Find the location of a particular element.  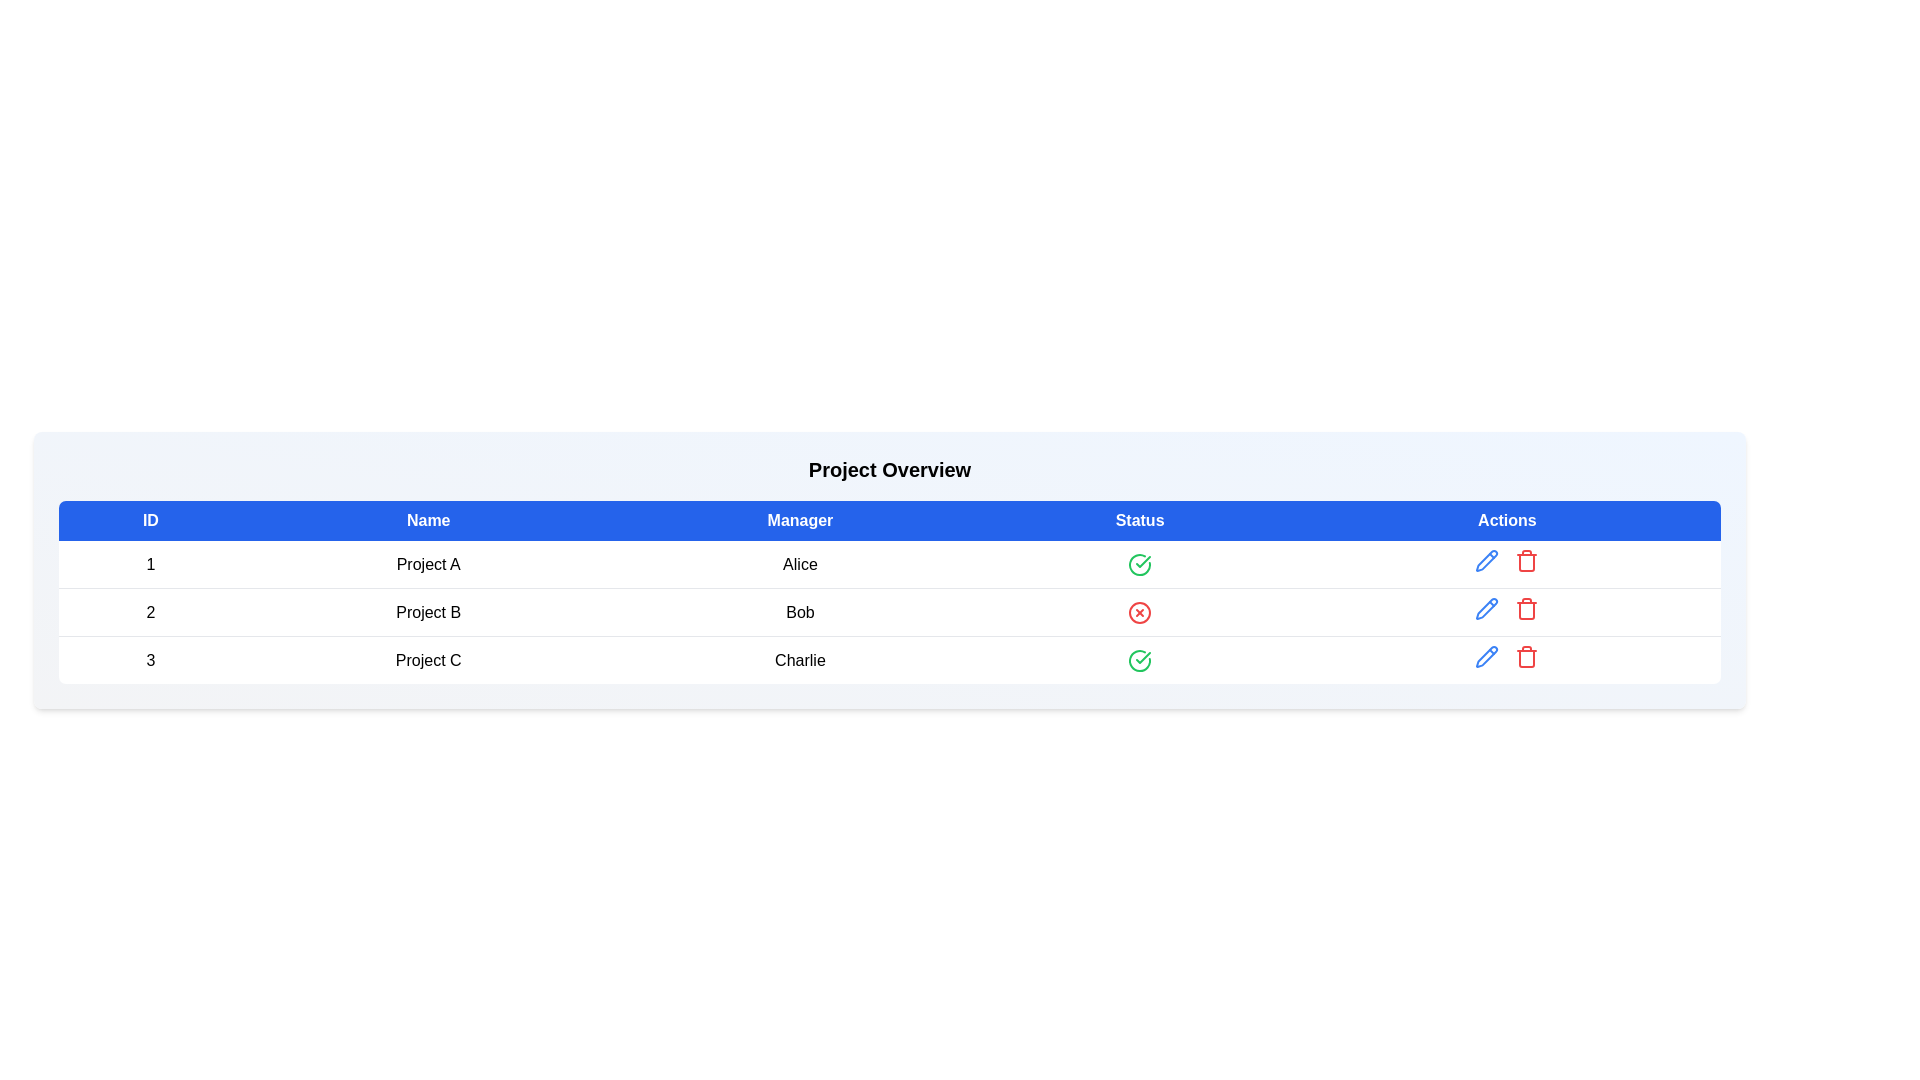

identifier from the text label located in the first column of the table under the header 'ID', specifically at the third row, which represents the unique ID for the associated project is located at coordinates (149, 660).